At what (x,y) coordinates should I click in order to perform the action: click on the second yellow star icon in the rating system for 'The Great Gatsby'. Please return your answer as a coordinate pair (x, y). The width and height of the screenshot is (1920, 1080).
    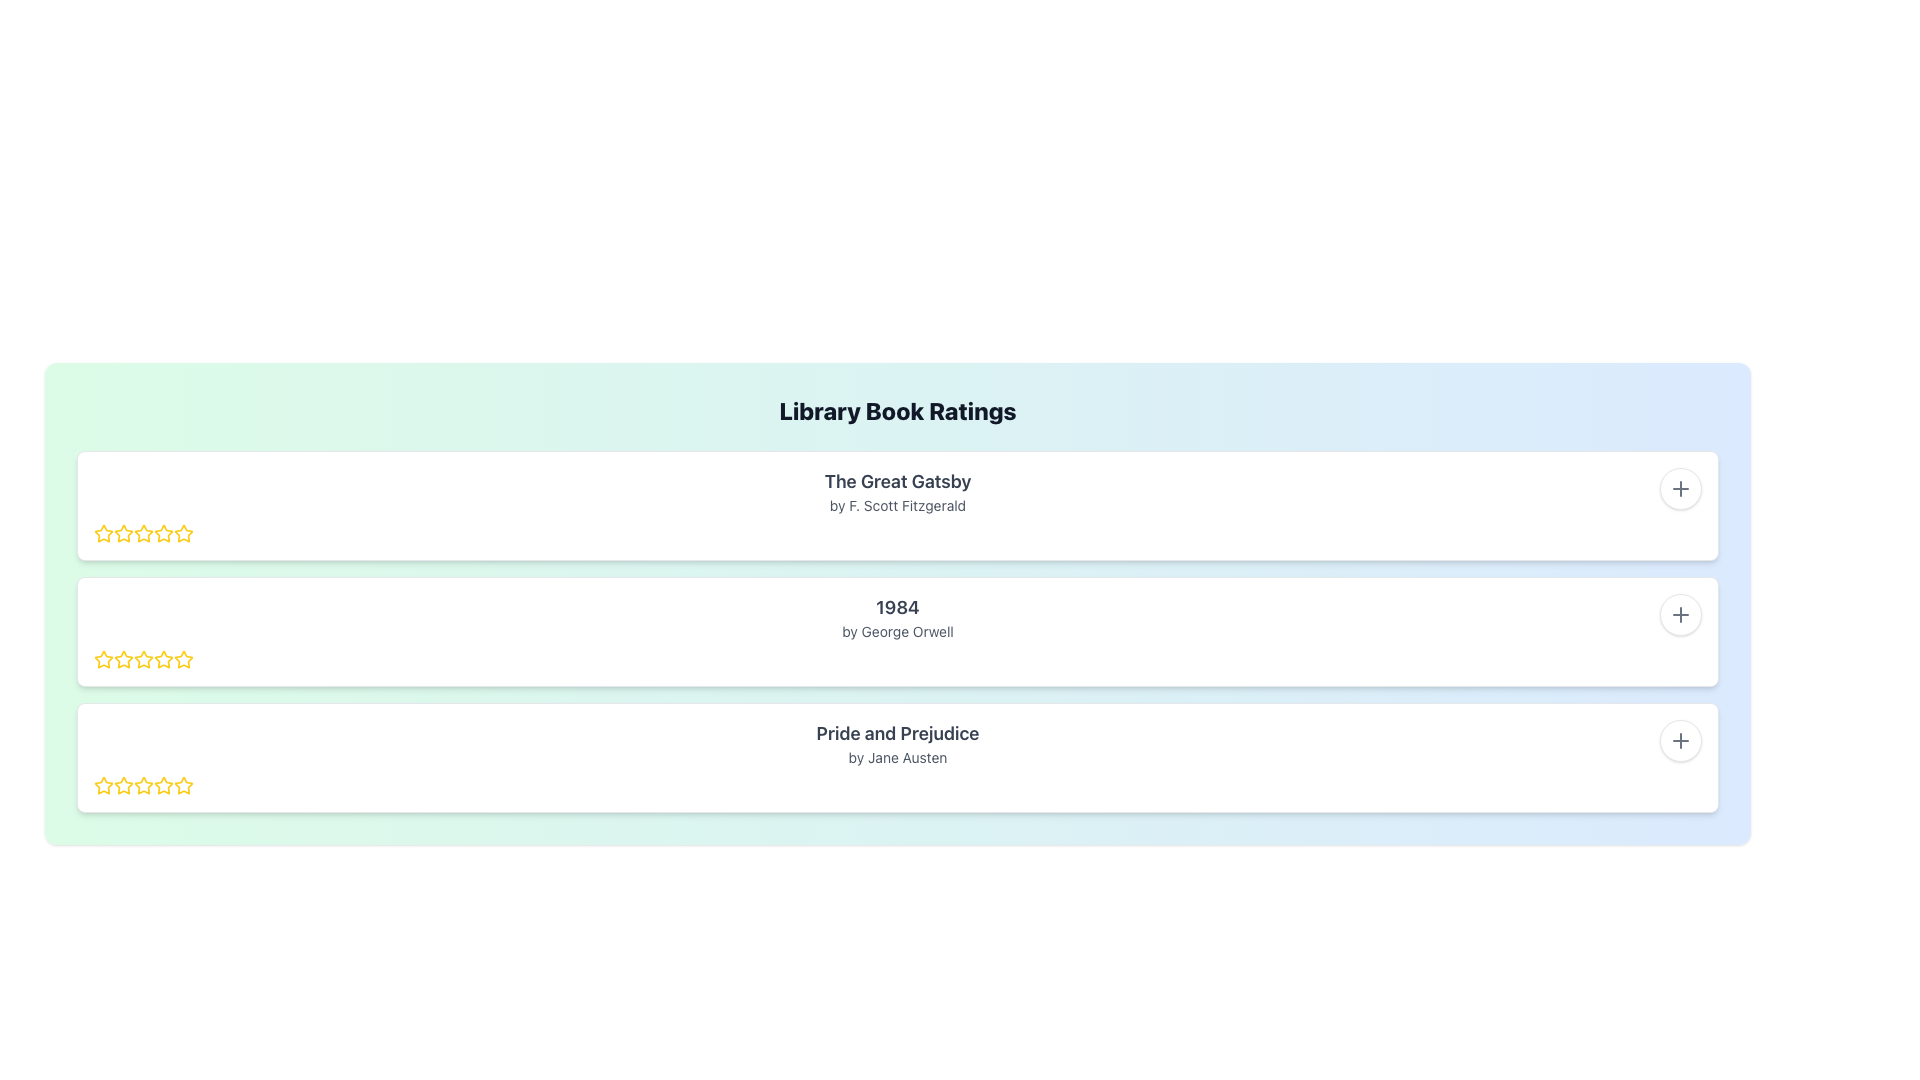
    Looking at the image, I should click on (183, 532).